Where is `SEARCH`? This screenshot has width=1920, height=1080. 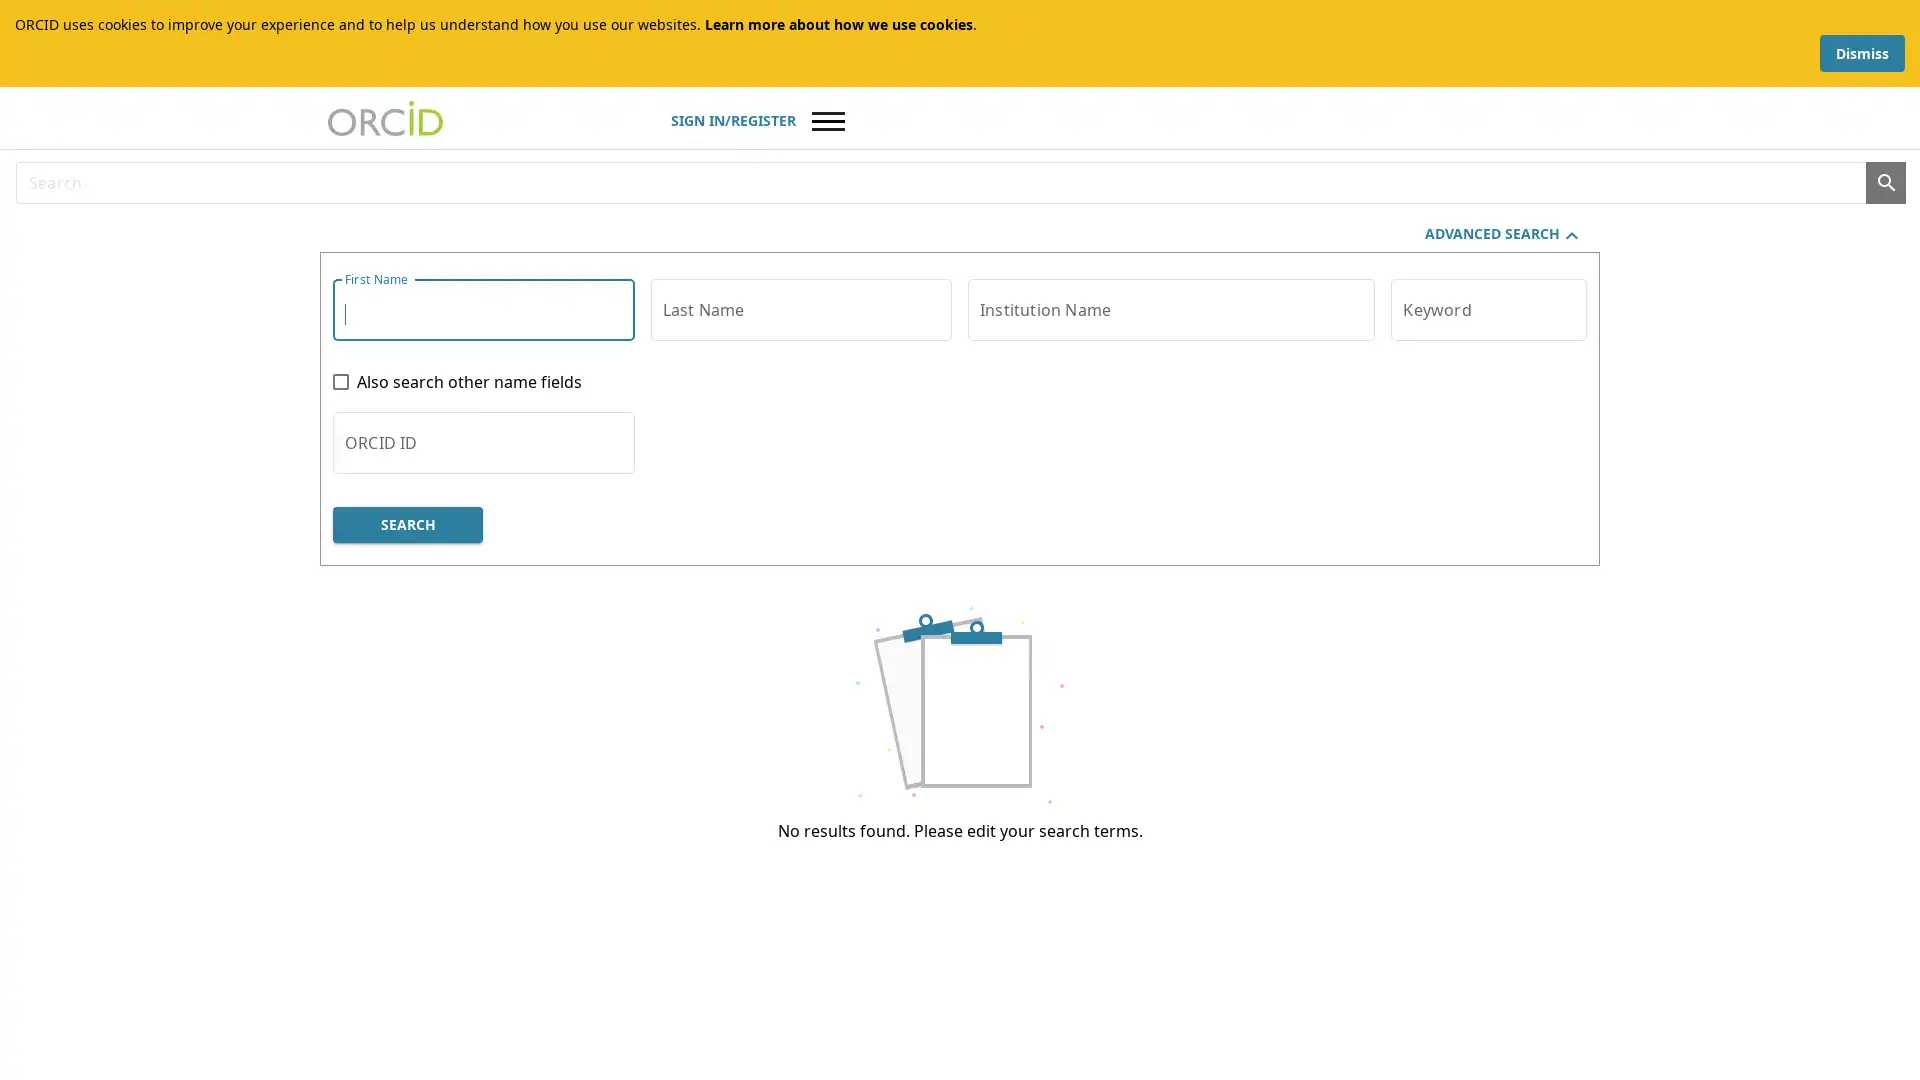 SEARCH is located at coordinates (426, 623).